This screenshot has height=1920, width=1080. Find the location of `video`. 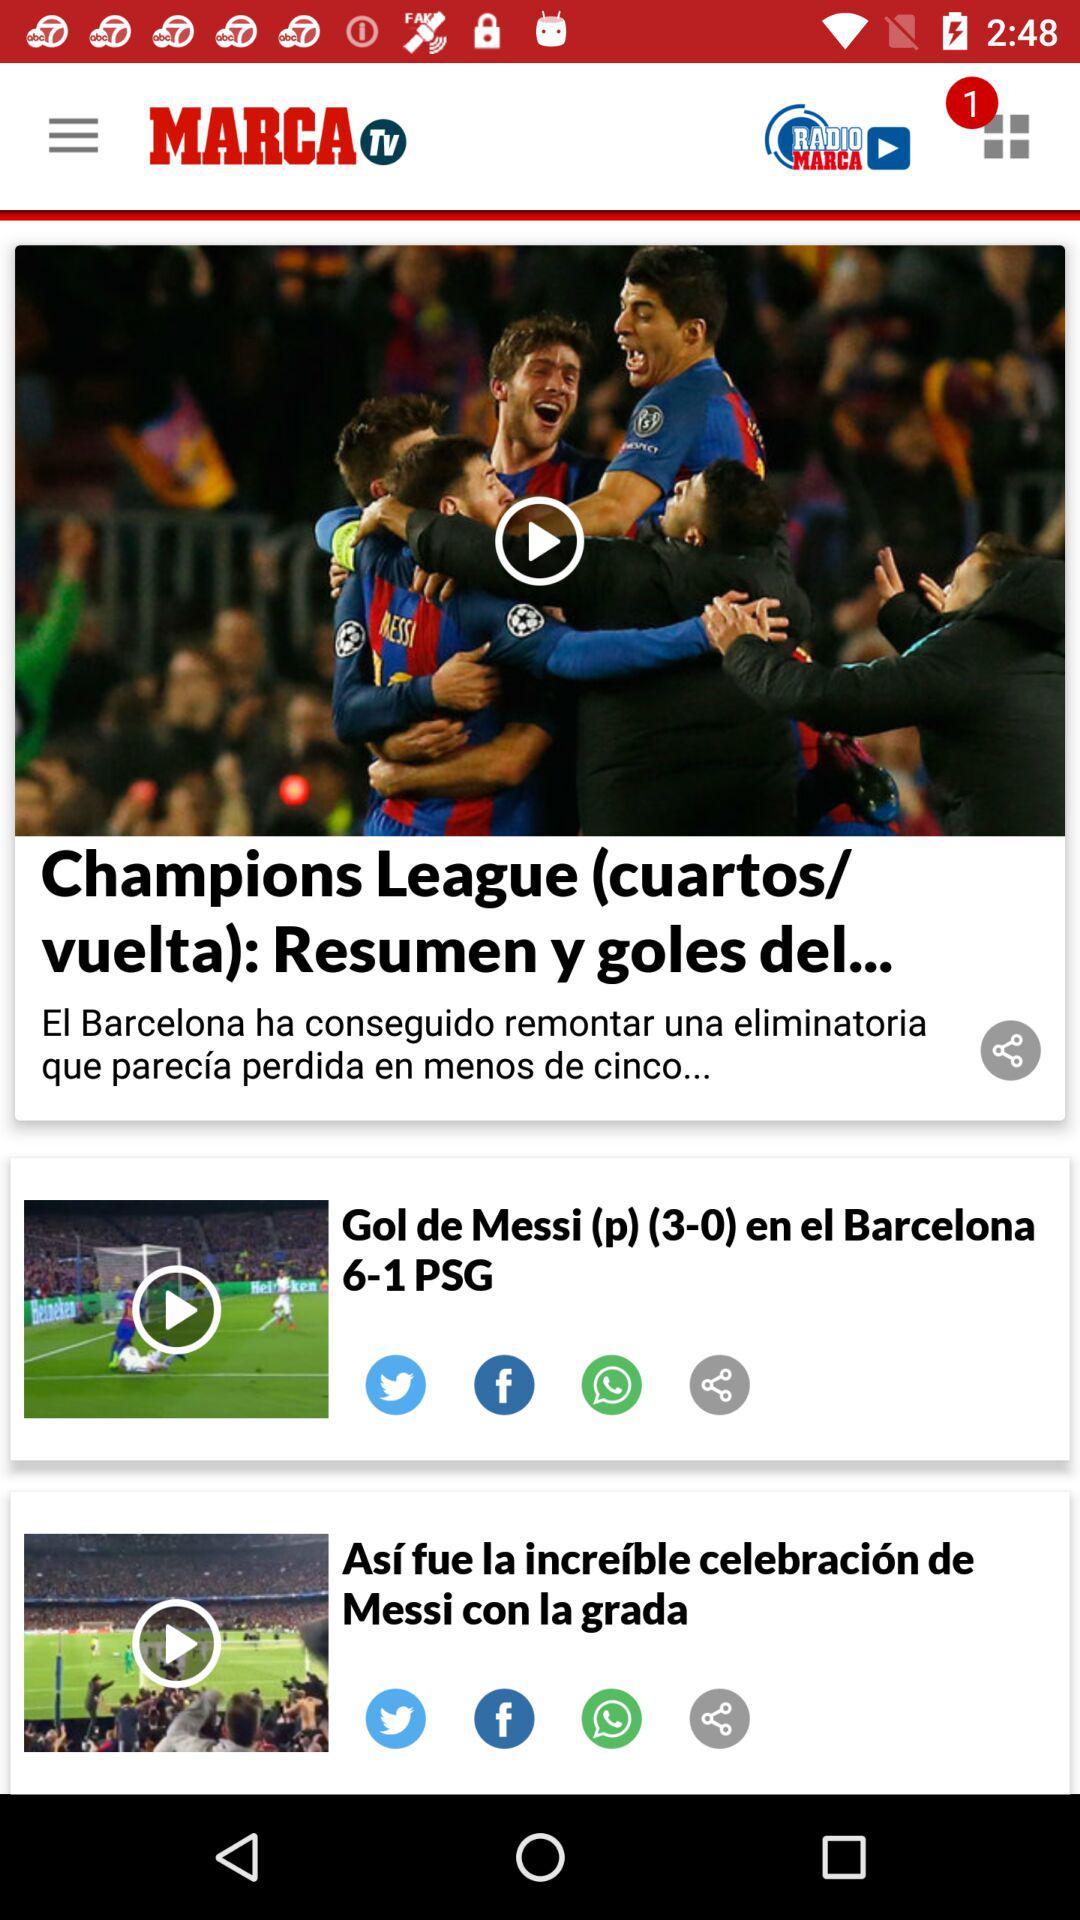

video is located at coordinates (175, 1642).